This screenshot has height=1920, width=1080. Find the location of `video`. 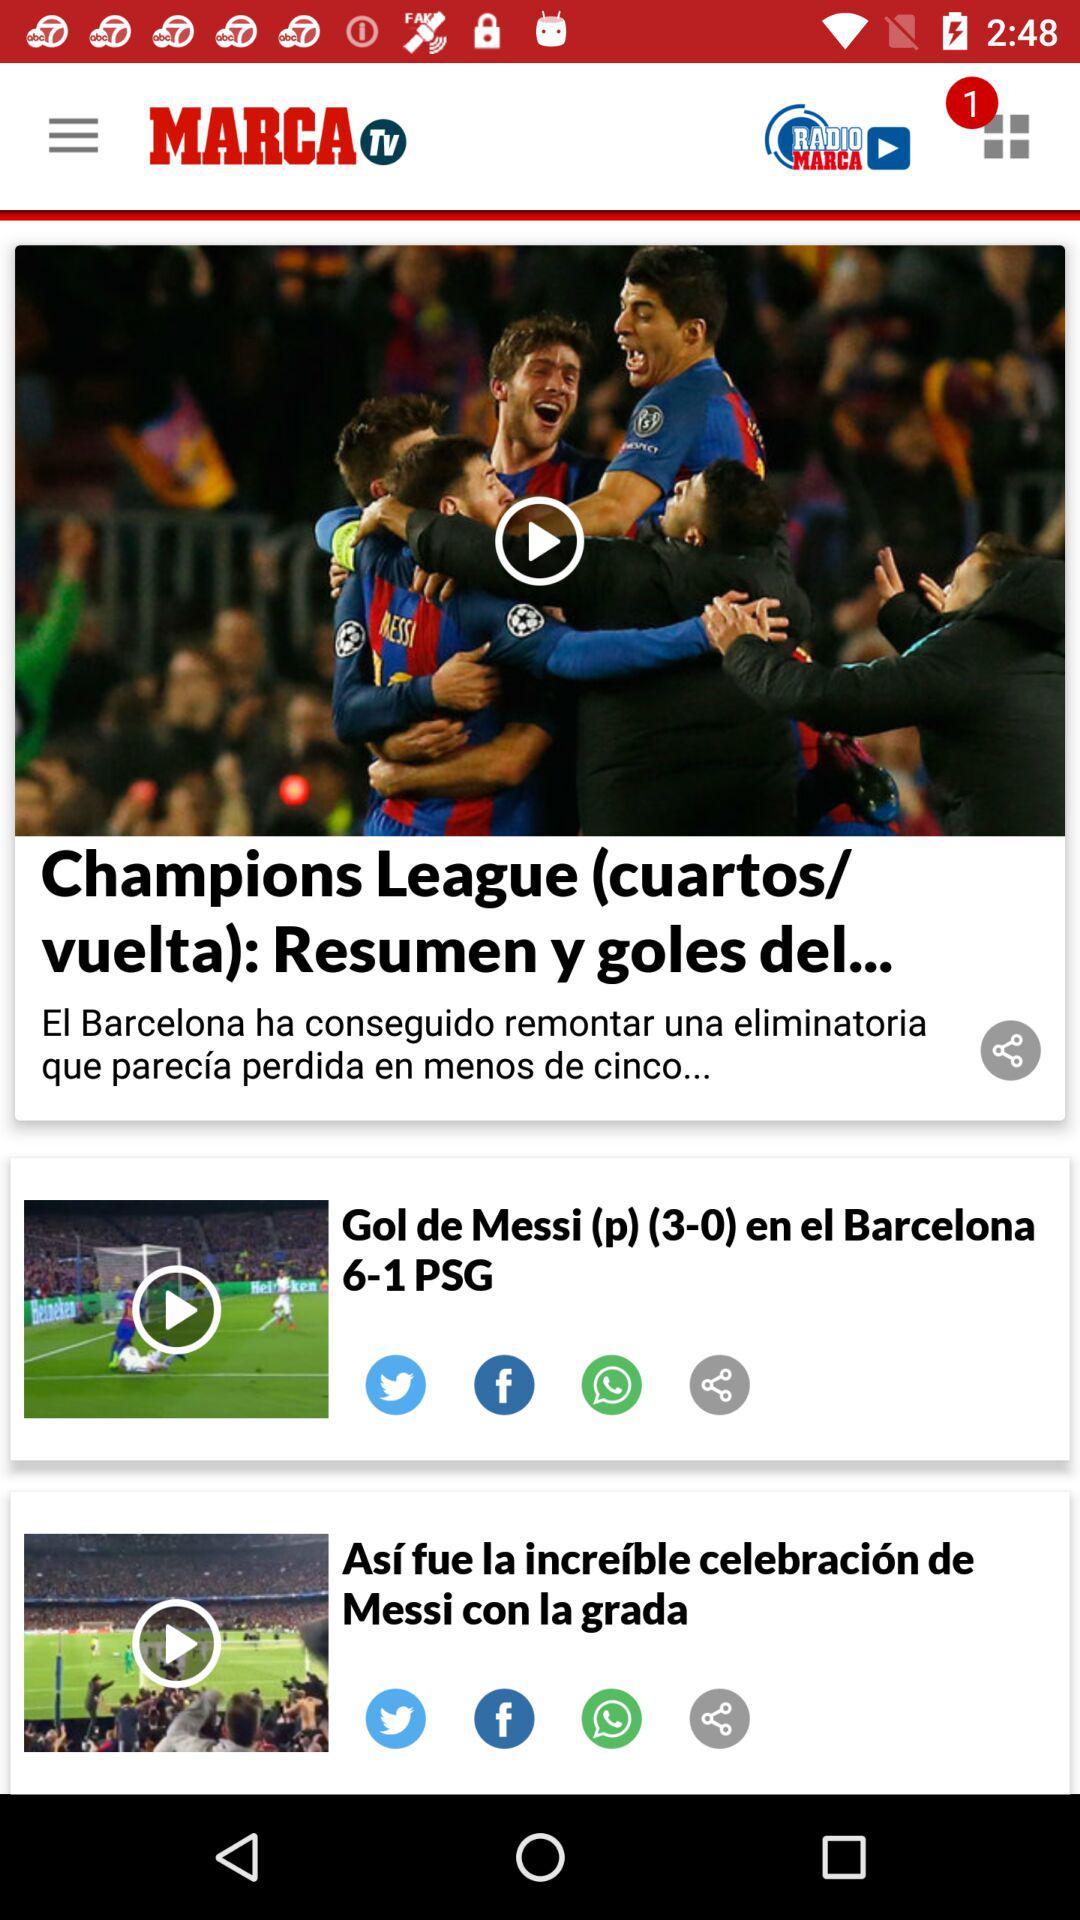

video is located at coordinates (175, 1642).